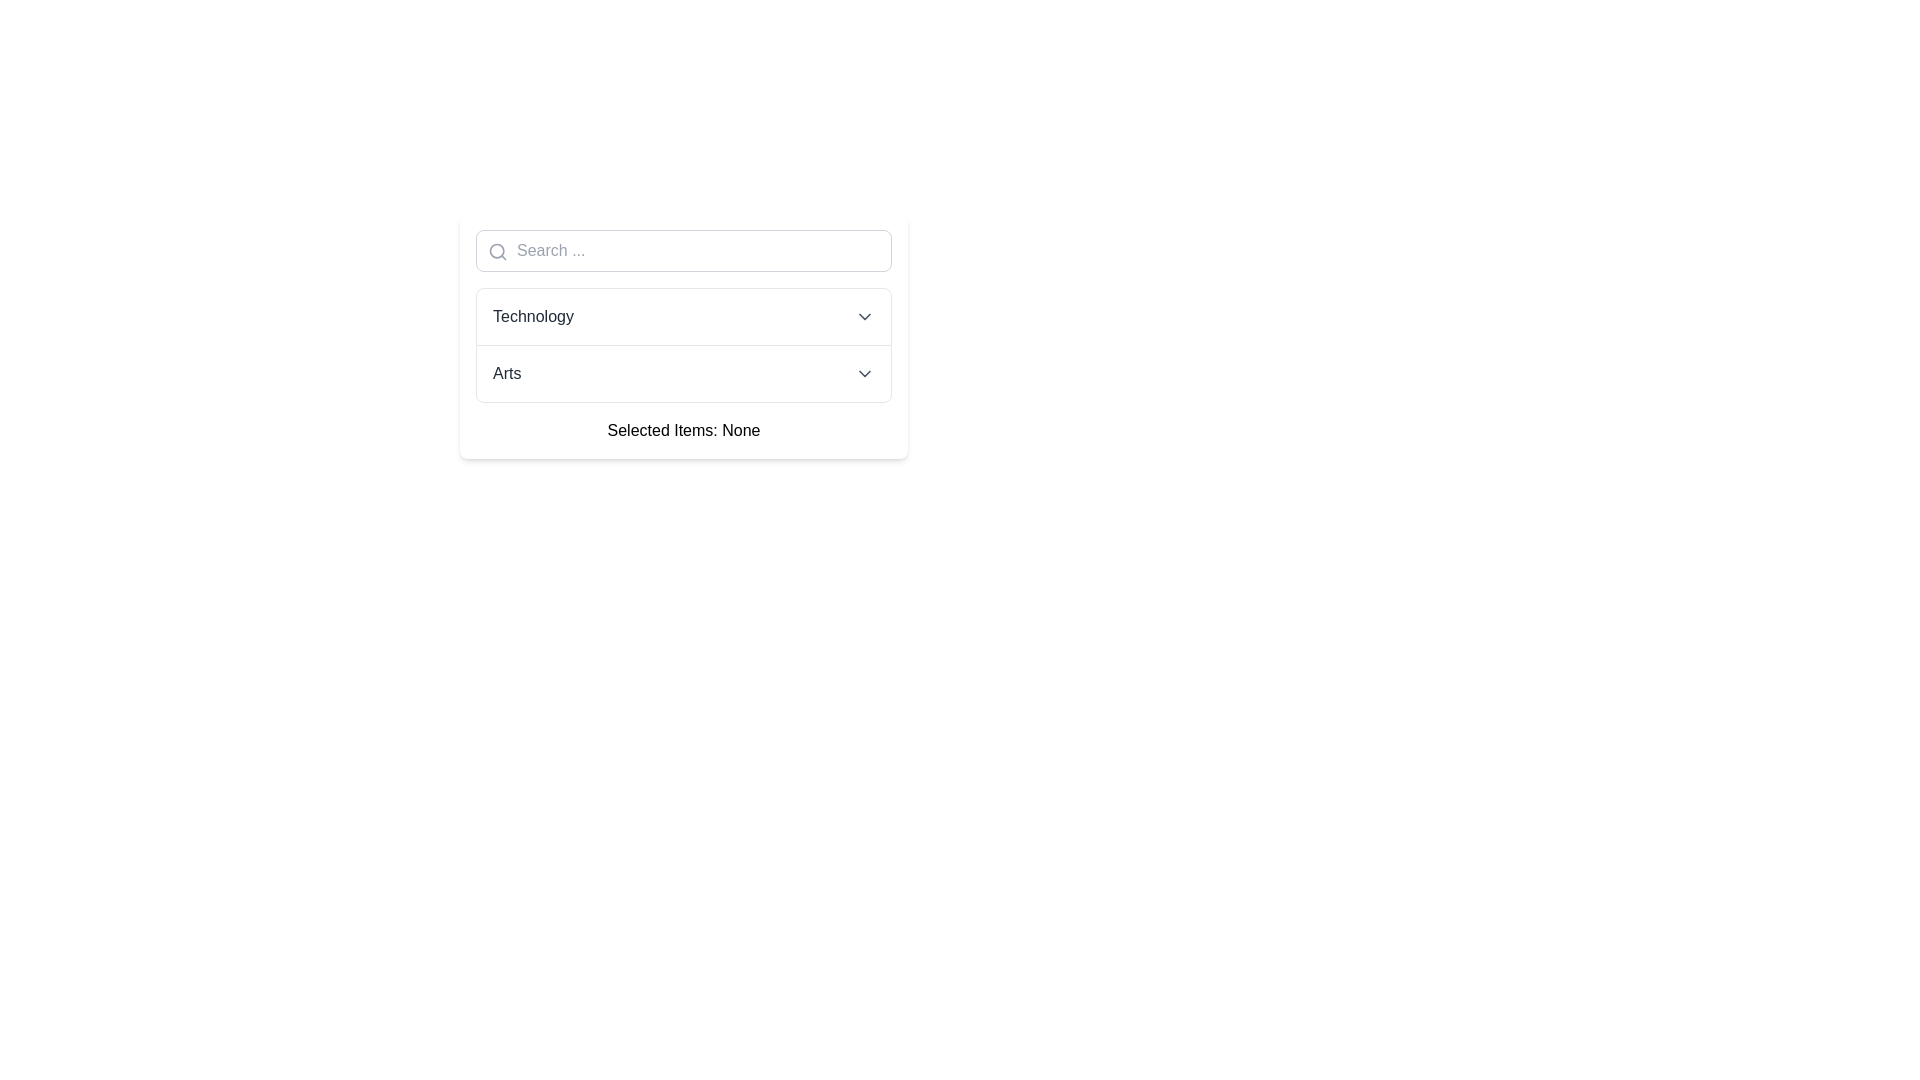 The image size is (1920, 1080). I want to click on the chevron-down SVG icon located to the right of the 'Technology' dropdown, so click(864, 315).